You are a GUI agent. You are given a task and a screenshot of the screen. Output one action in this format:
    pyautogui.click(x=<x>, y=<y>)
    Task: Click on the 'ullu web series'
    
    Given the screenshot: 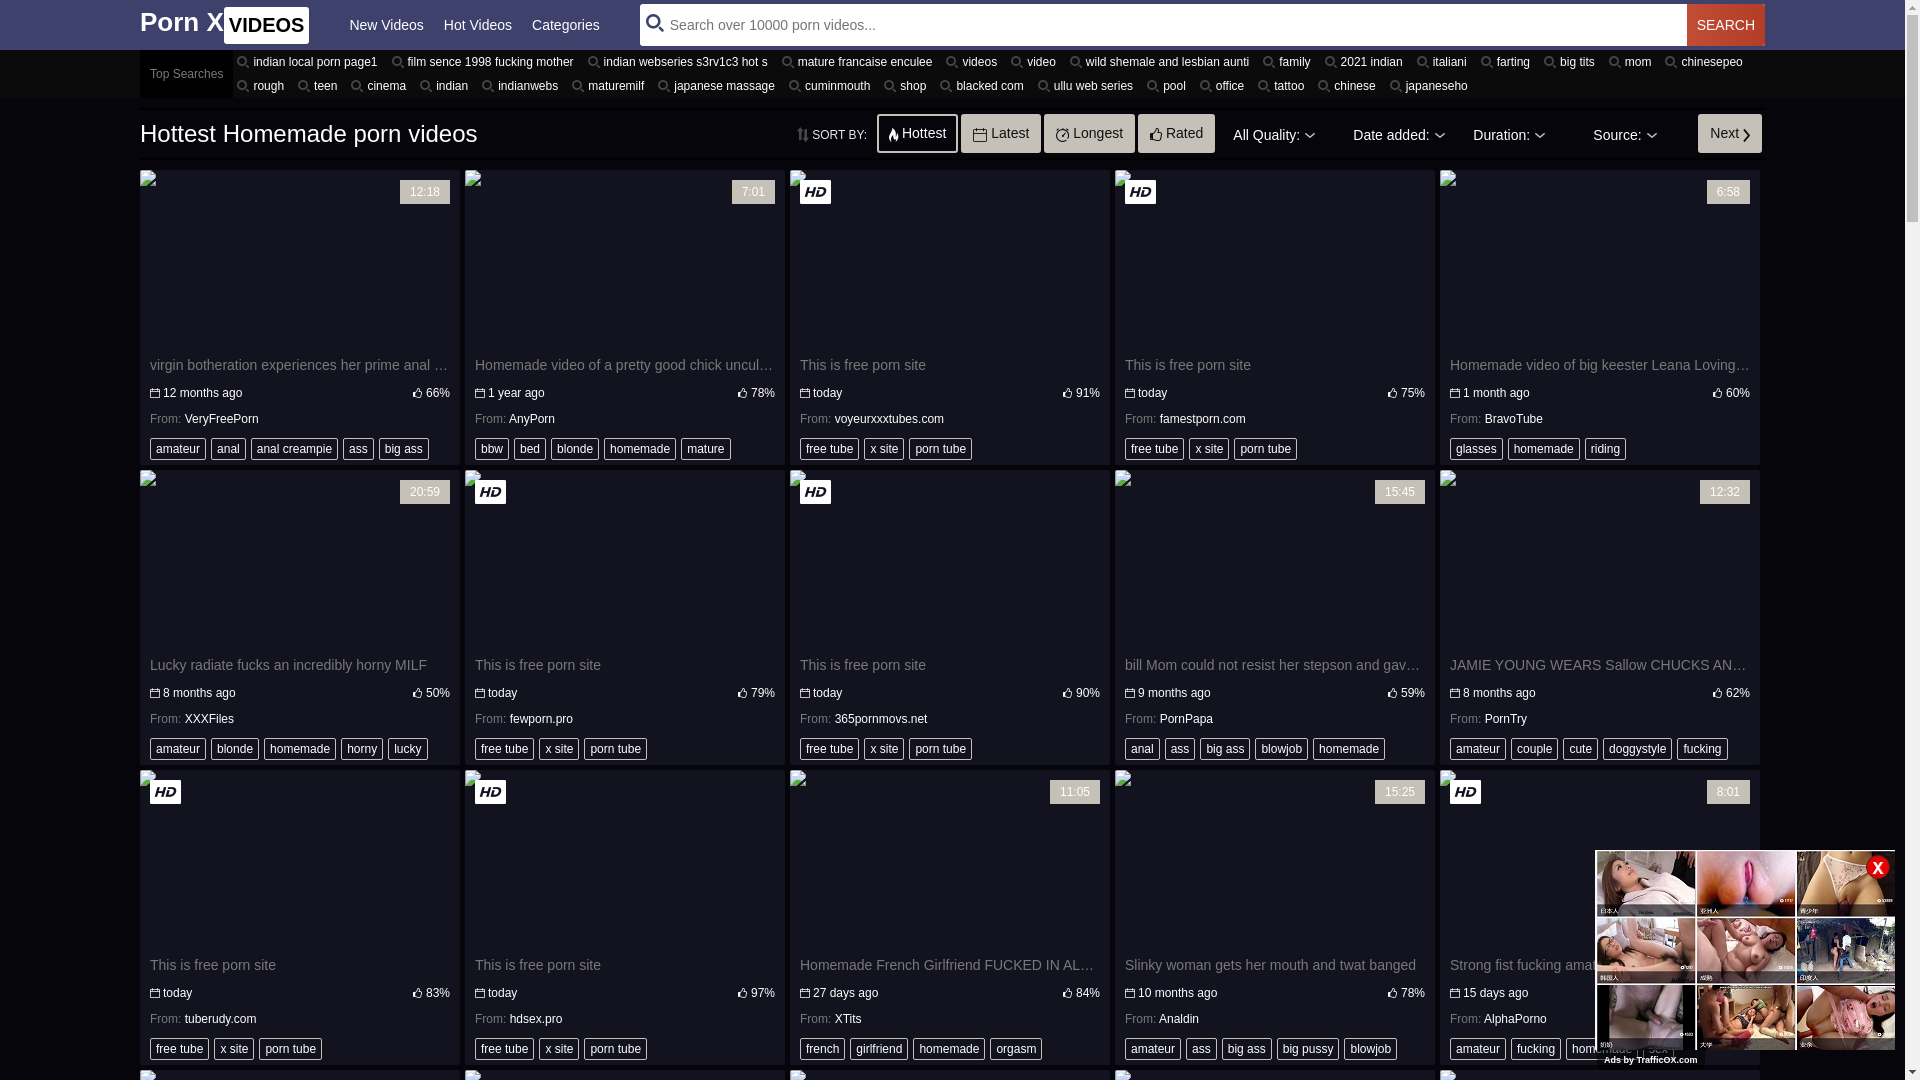 What is the action you would take?
    pyautogui.click(x=1087, y=84)
    